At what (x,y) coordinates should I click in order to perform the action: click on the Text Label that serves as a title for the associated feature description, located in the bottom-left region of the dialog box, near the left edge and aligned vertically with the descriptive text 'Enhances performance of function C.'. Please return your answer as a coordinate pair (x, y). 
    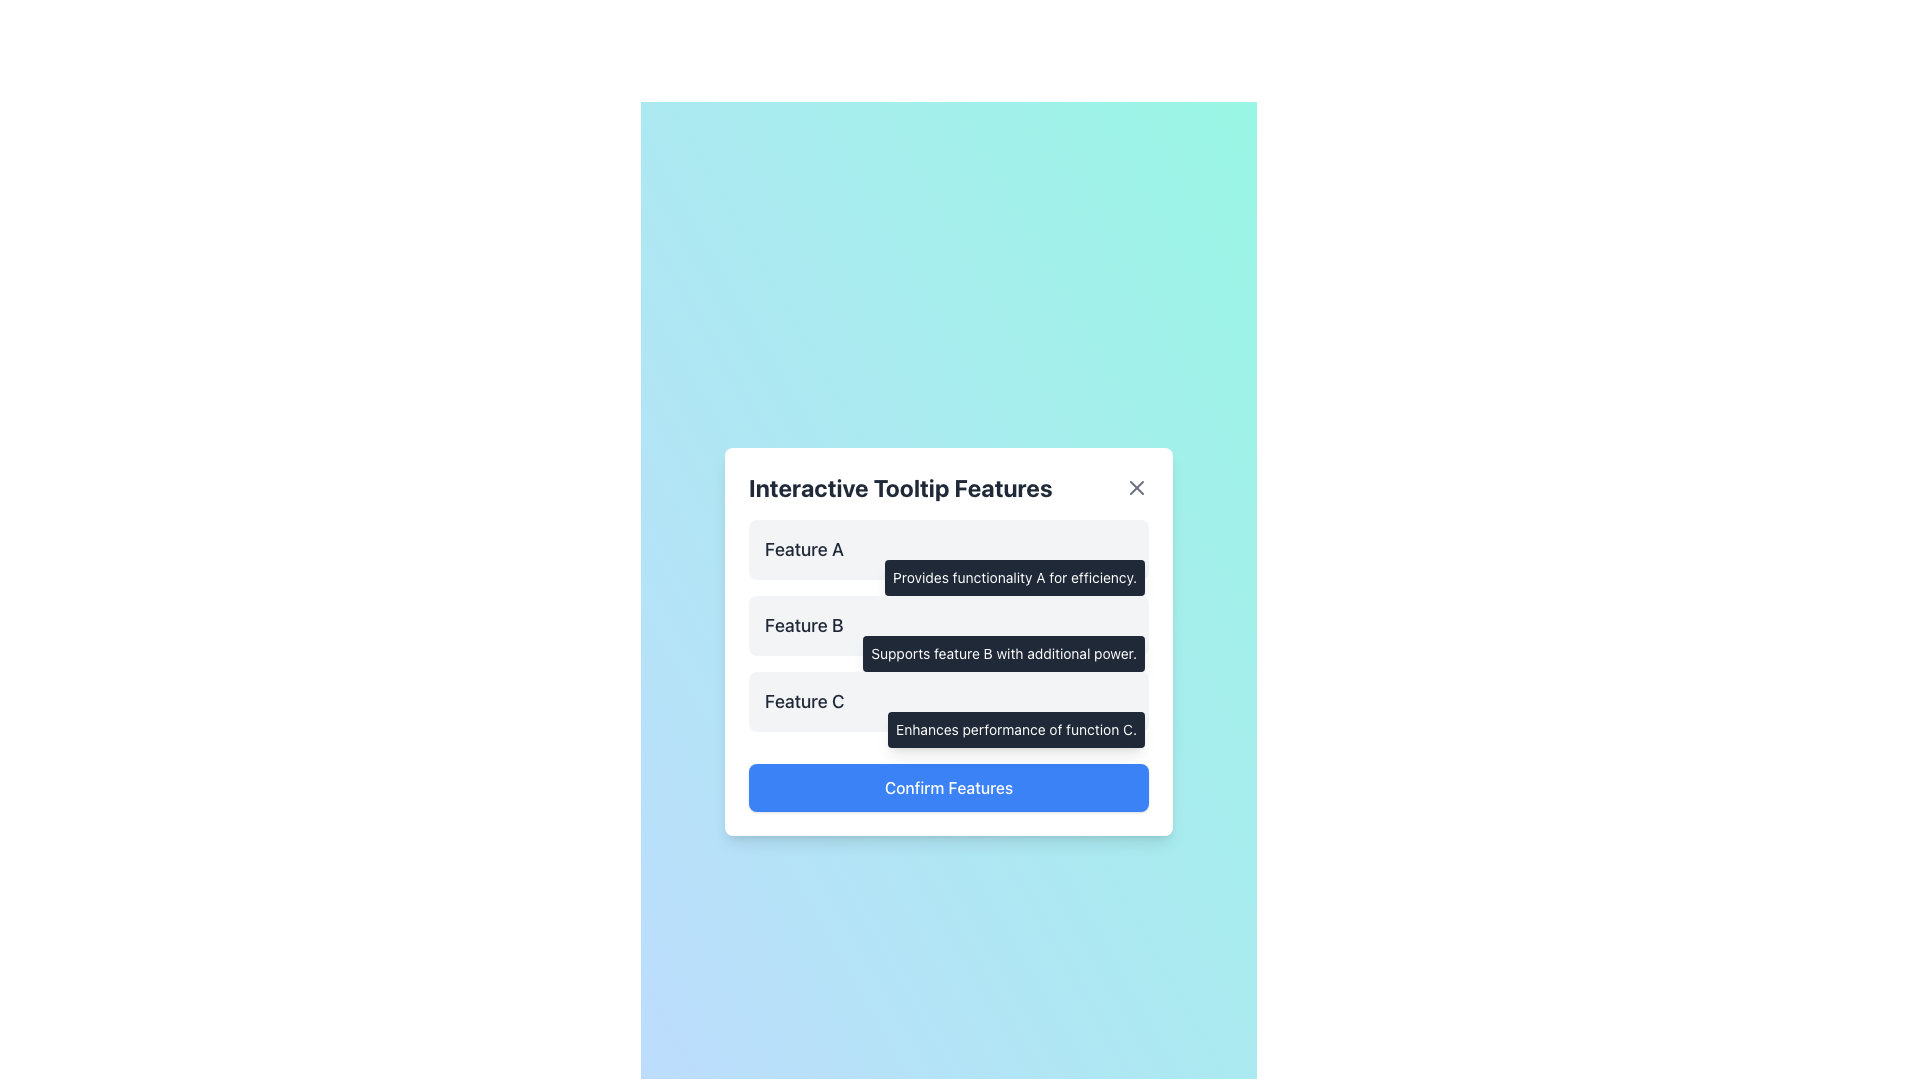
    Looking at the image, I should click on (804, 701).